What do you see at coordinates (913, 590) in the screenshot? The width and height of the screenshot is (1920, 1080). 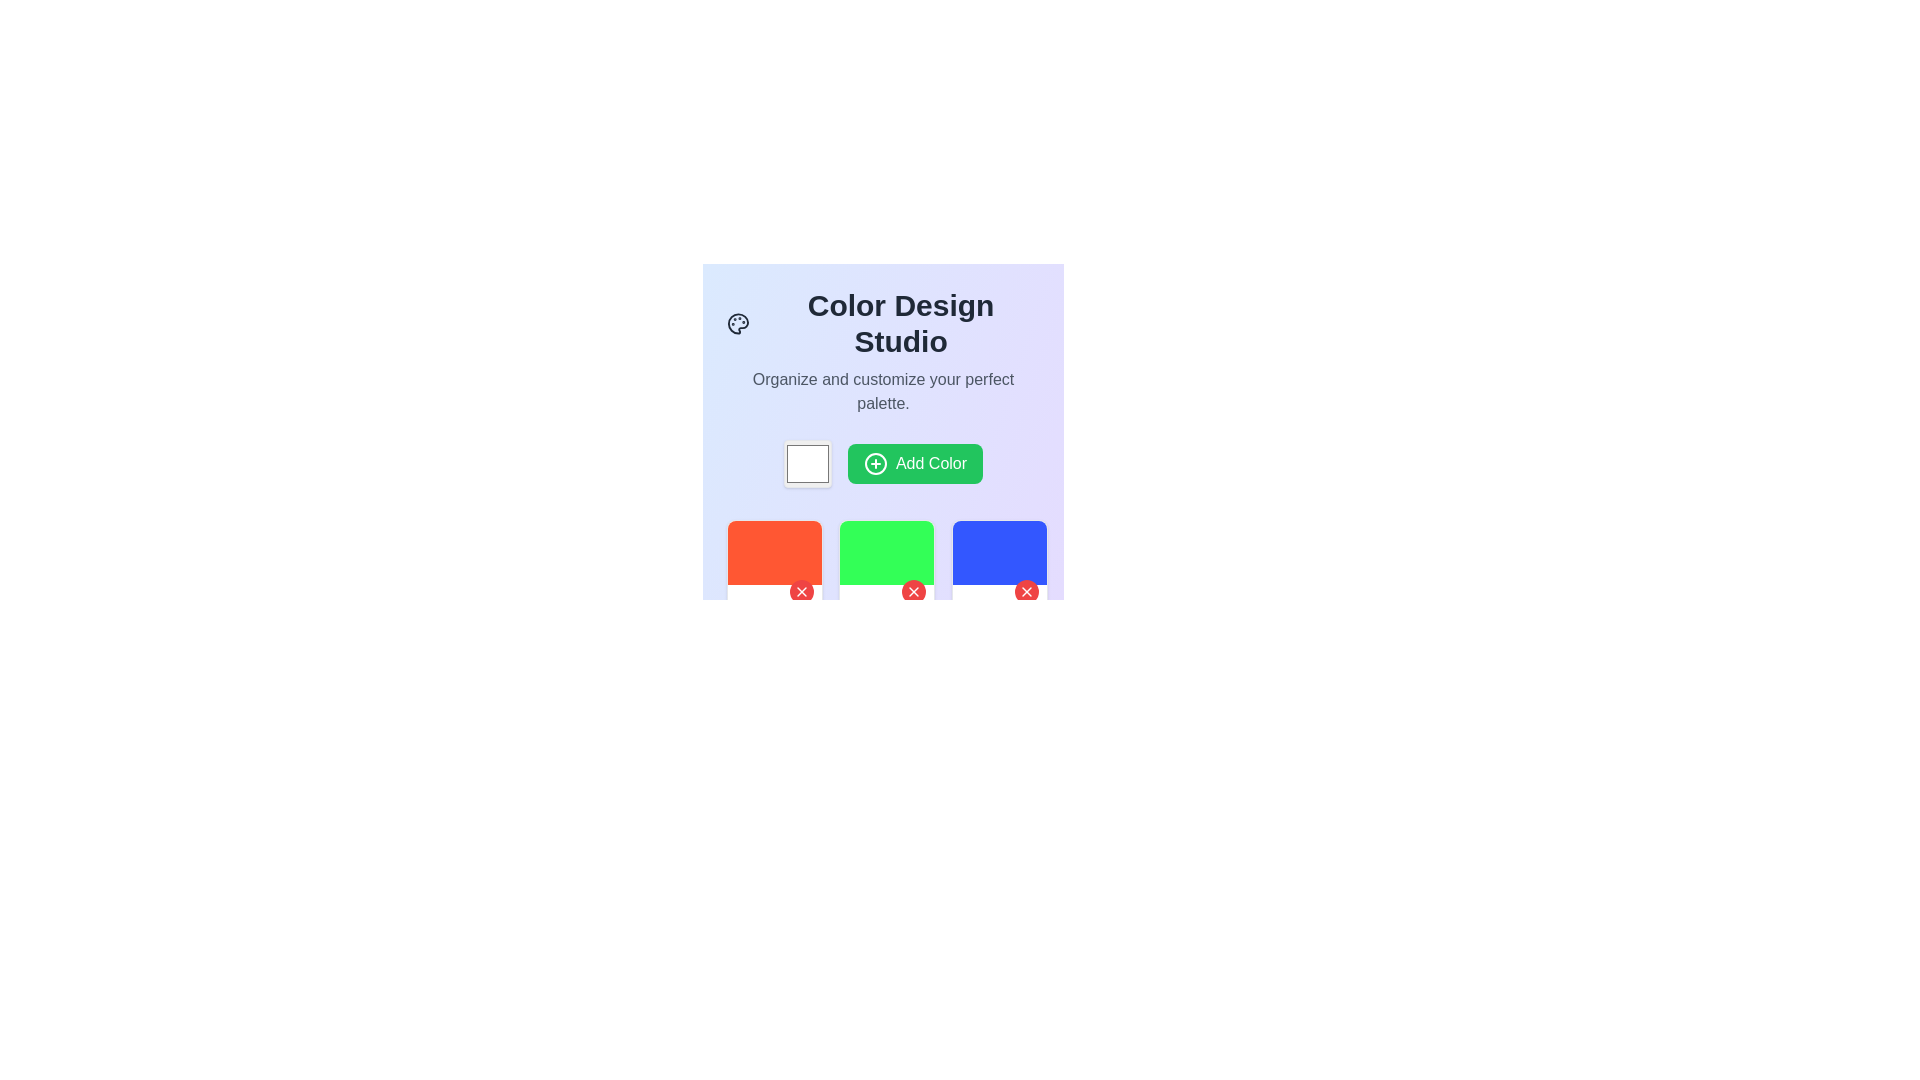 I see `the delete button located at the bottom-right corner of the green rectangular color swatch` at bounding box center [913, 590].